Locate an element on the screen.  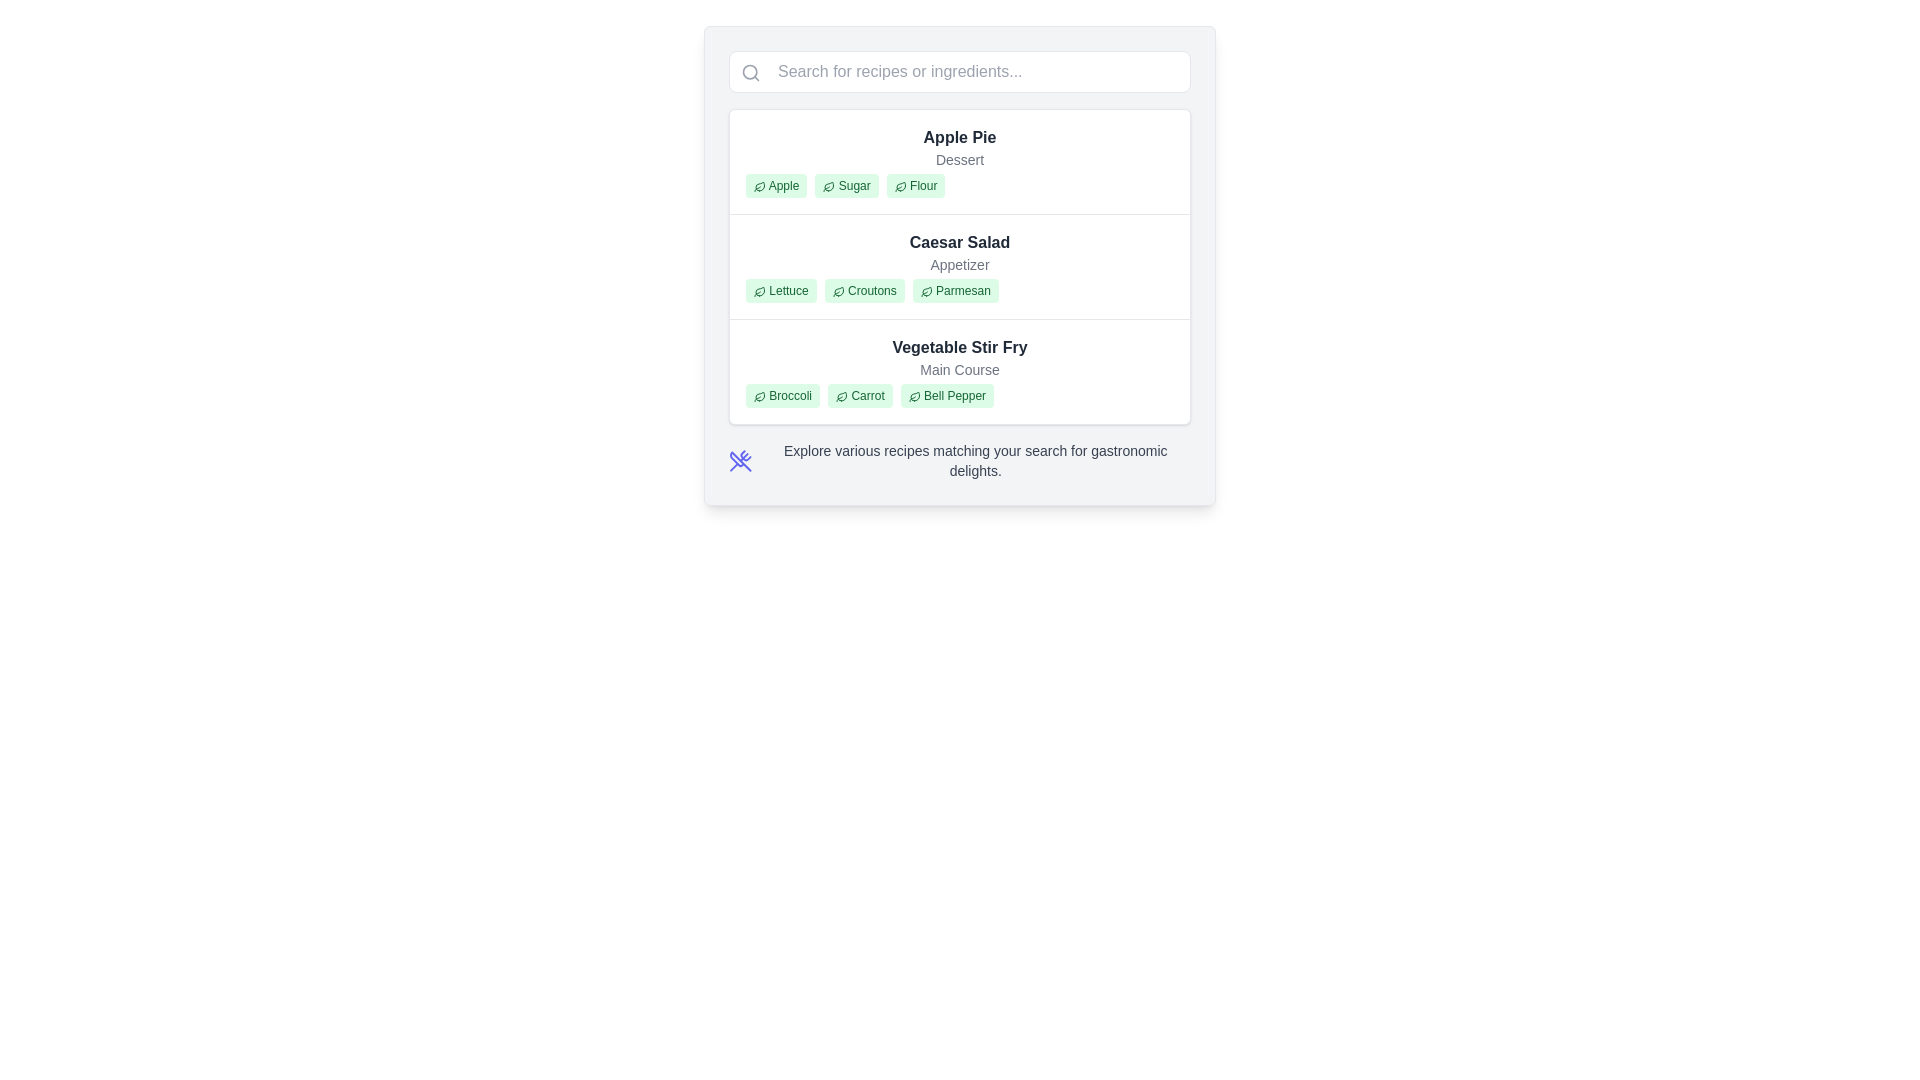
the left-aligned icon for the ingredient tag labeled 'Apple' in the topmost row of the ingredient list under the recipe 'Apple Pie' for more details is located at coordinates (758, 185).